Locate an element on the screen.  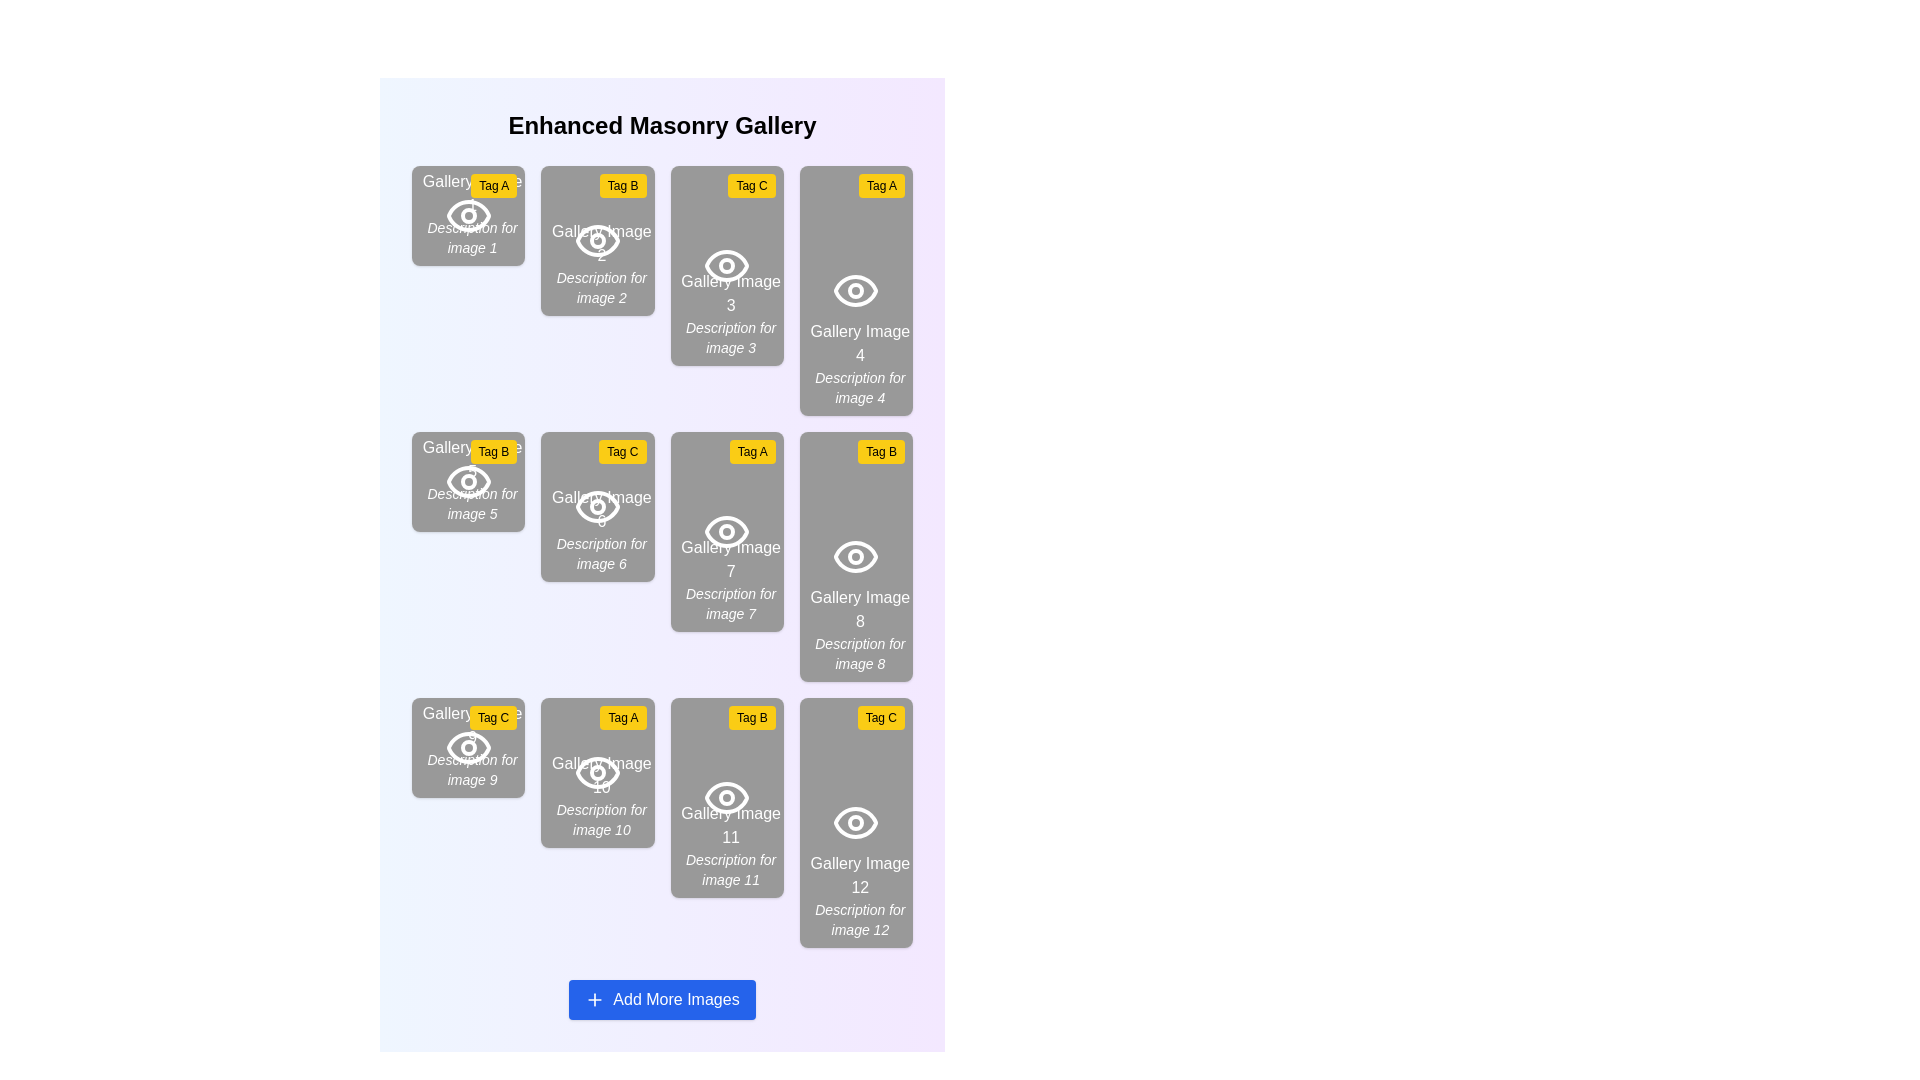
the static descriptive Text Label located under 'Gallery Image 6' in the grid layout is located at coordinates (600, 554).